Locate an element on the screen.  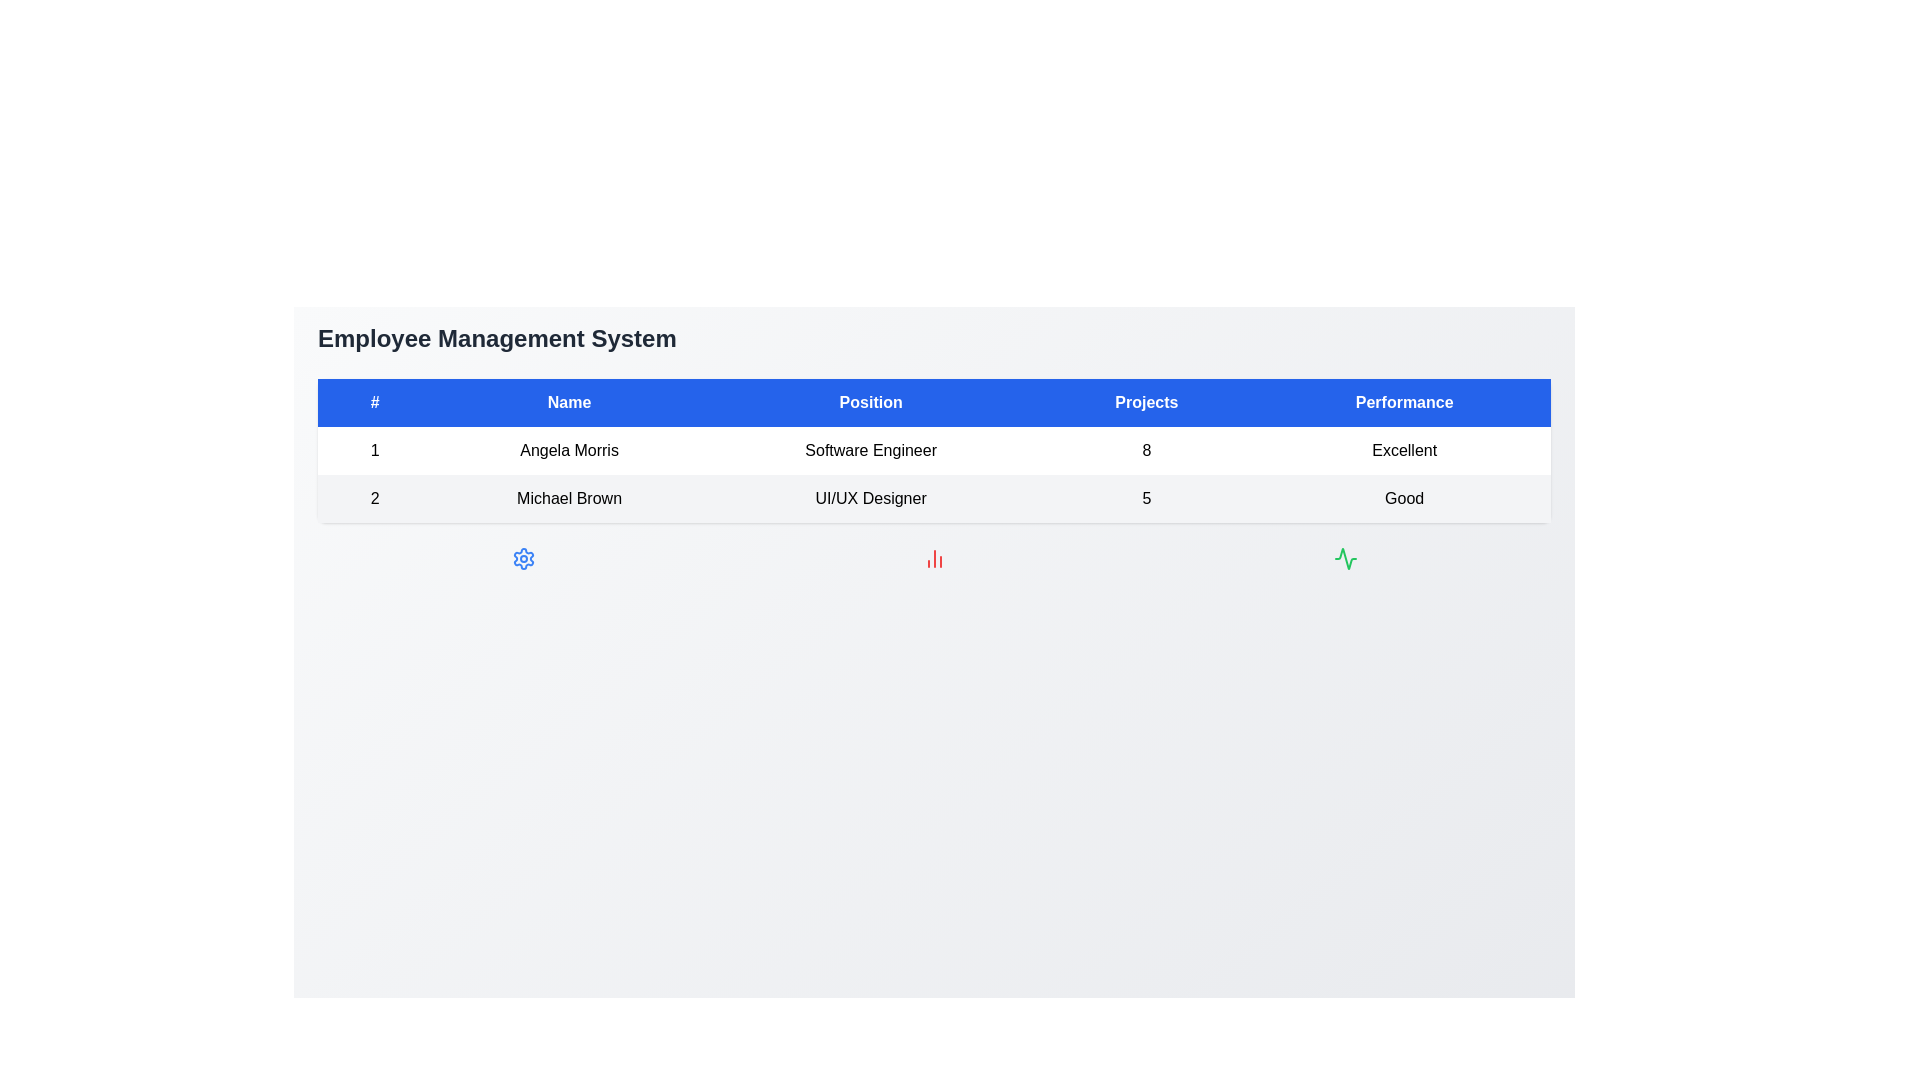
the text display that shows the identifier or index value for the row in the table, located at the top-left section under the column labeled with the pound '#' sign is located at coordinates (375, 451).